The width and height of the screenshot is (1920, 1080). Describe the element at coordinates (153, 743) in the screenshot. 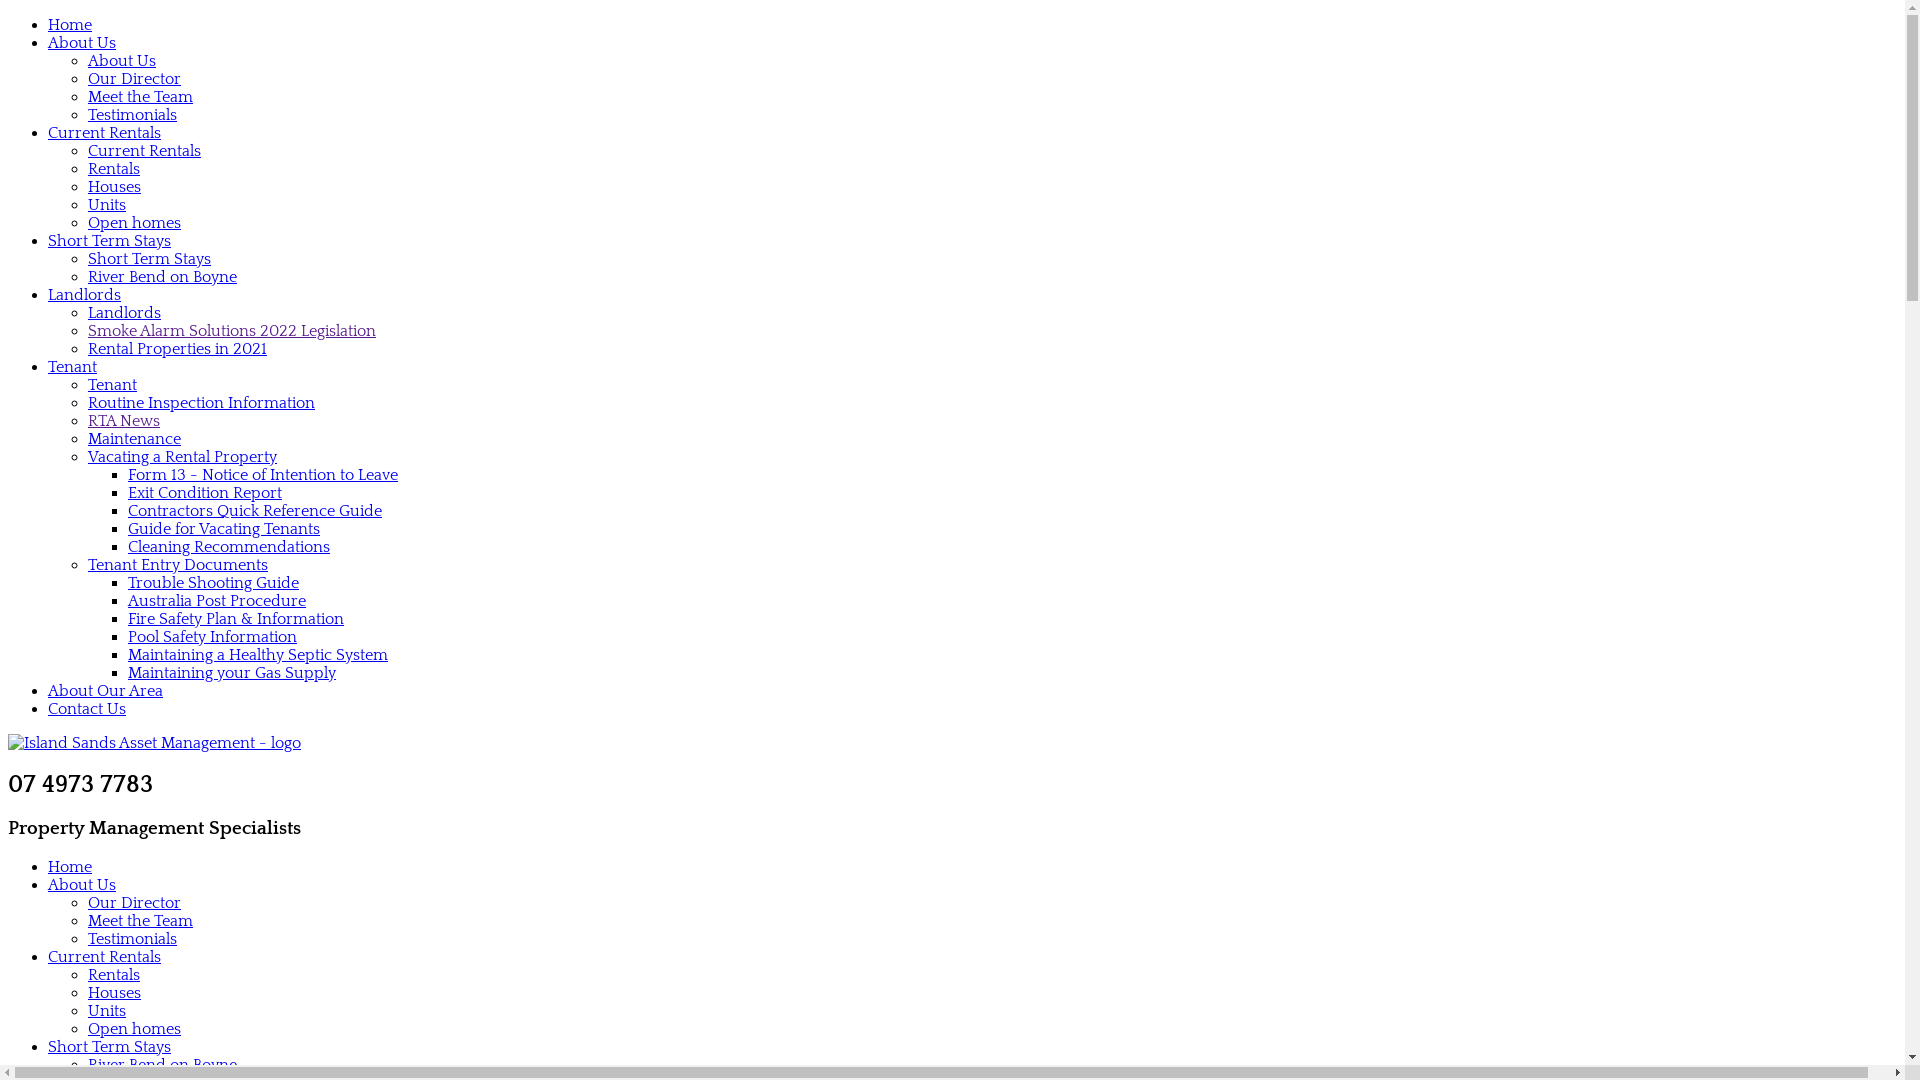

I see `'Island Sands Asset Management'` at that location.